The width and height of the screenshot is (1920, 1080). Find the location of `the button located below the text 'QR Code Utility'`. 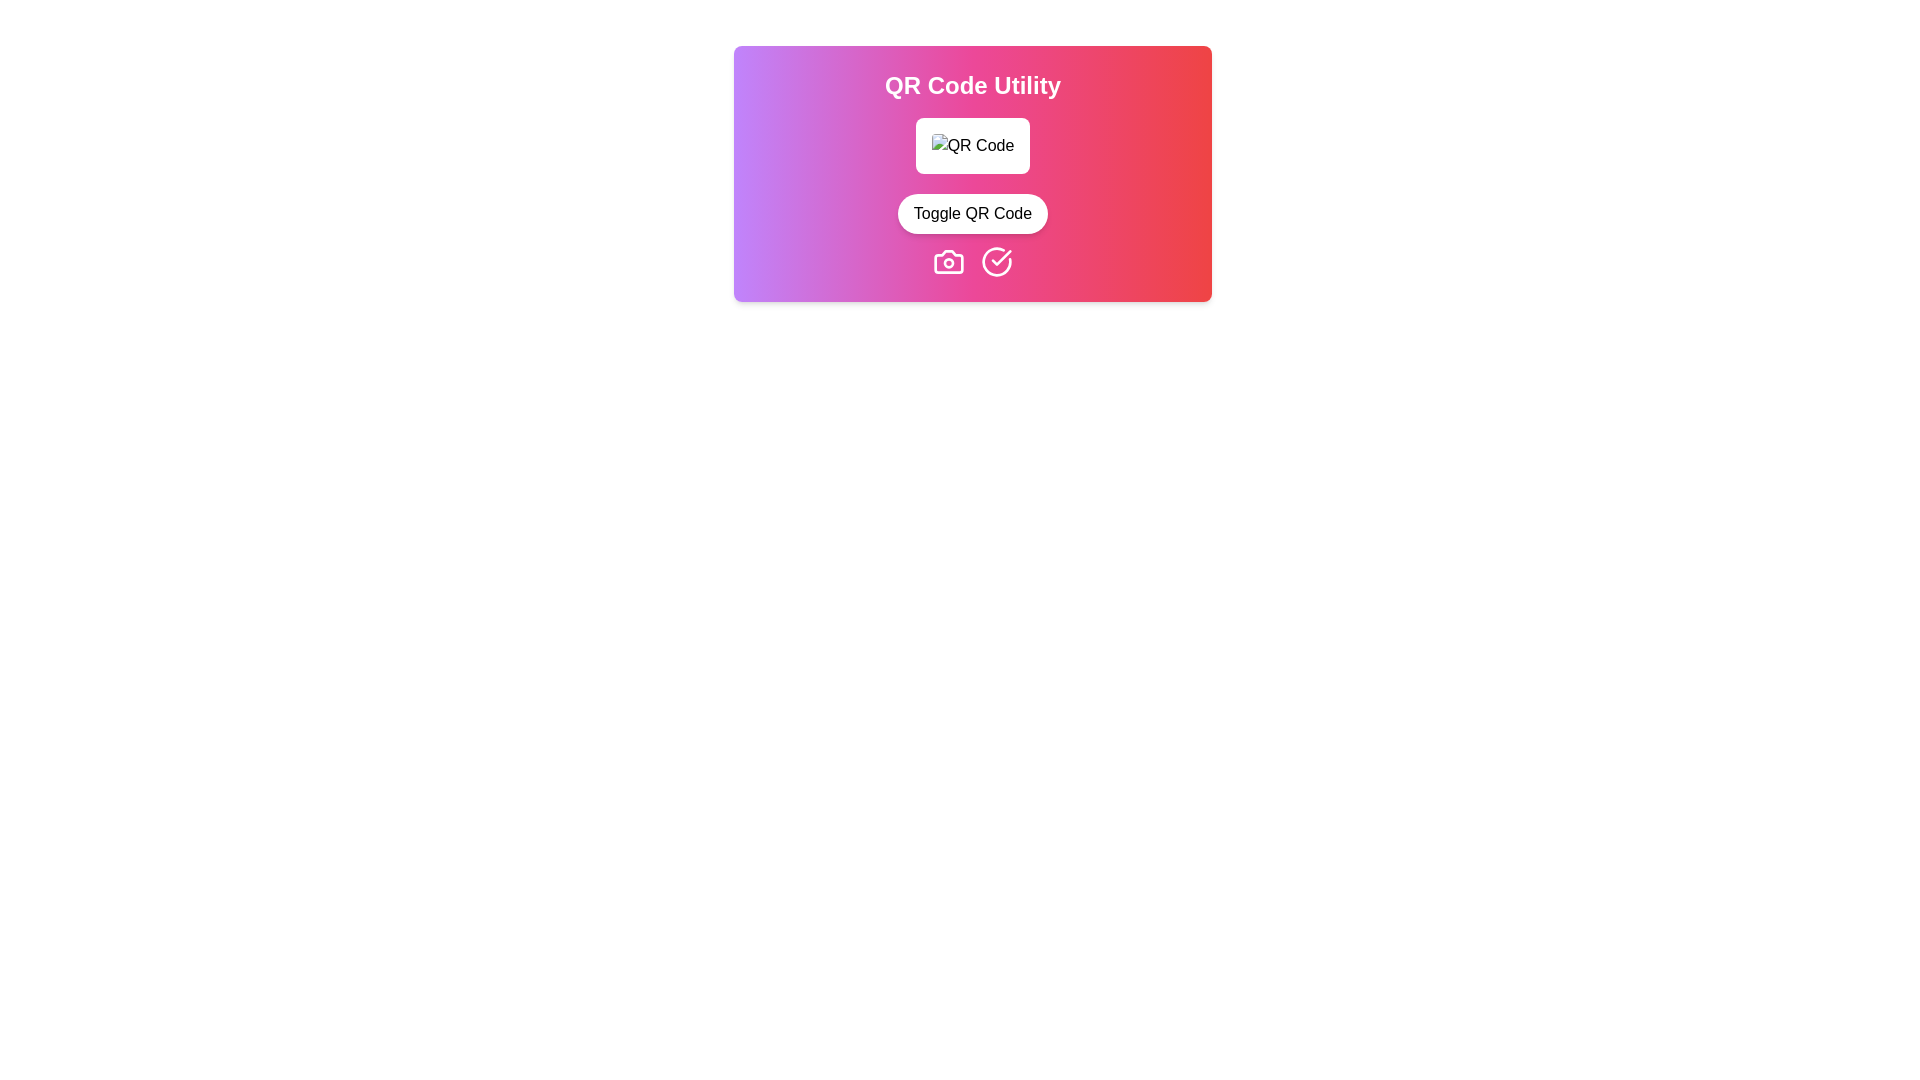

the button located below the text 'QR Code Utility' is located at coordinates (973, 213).